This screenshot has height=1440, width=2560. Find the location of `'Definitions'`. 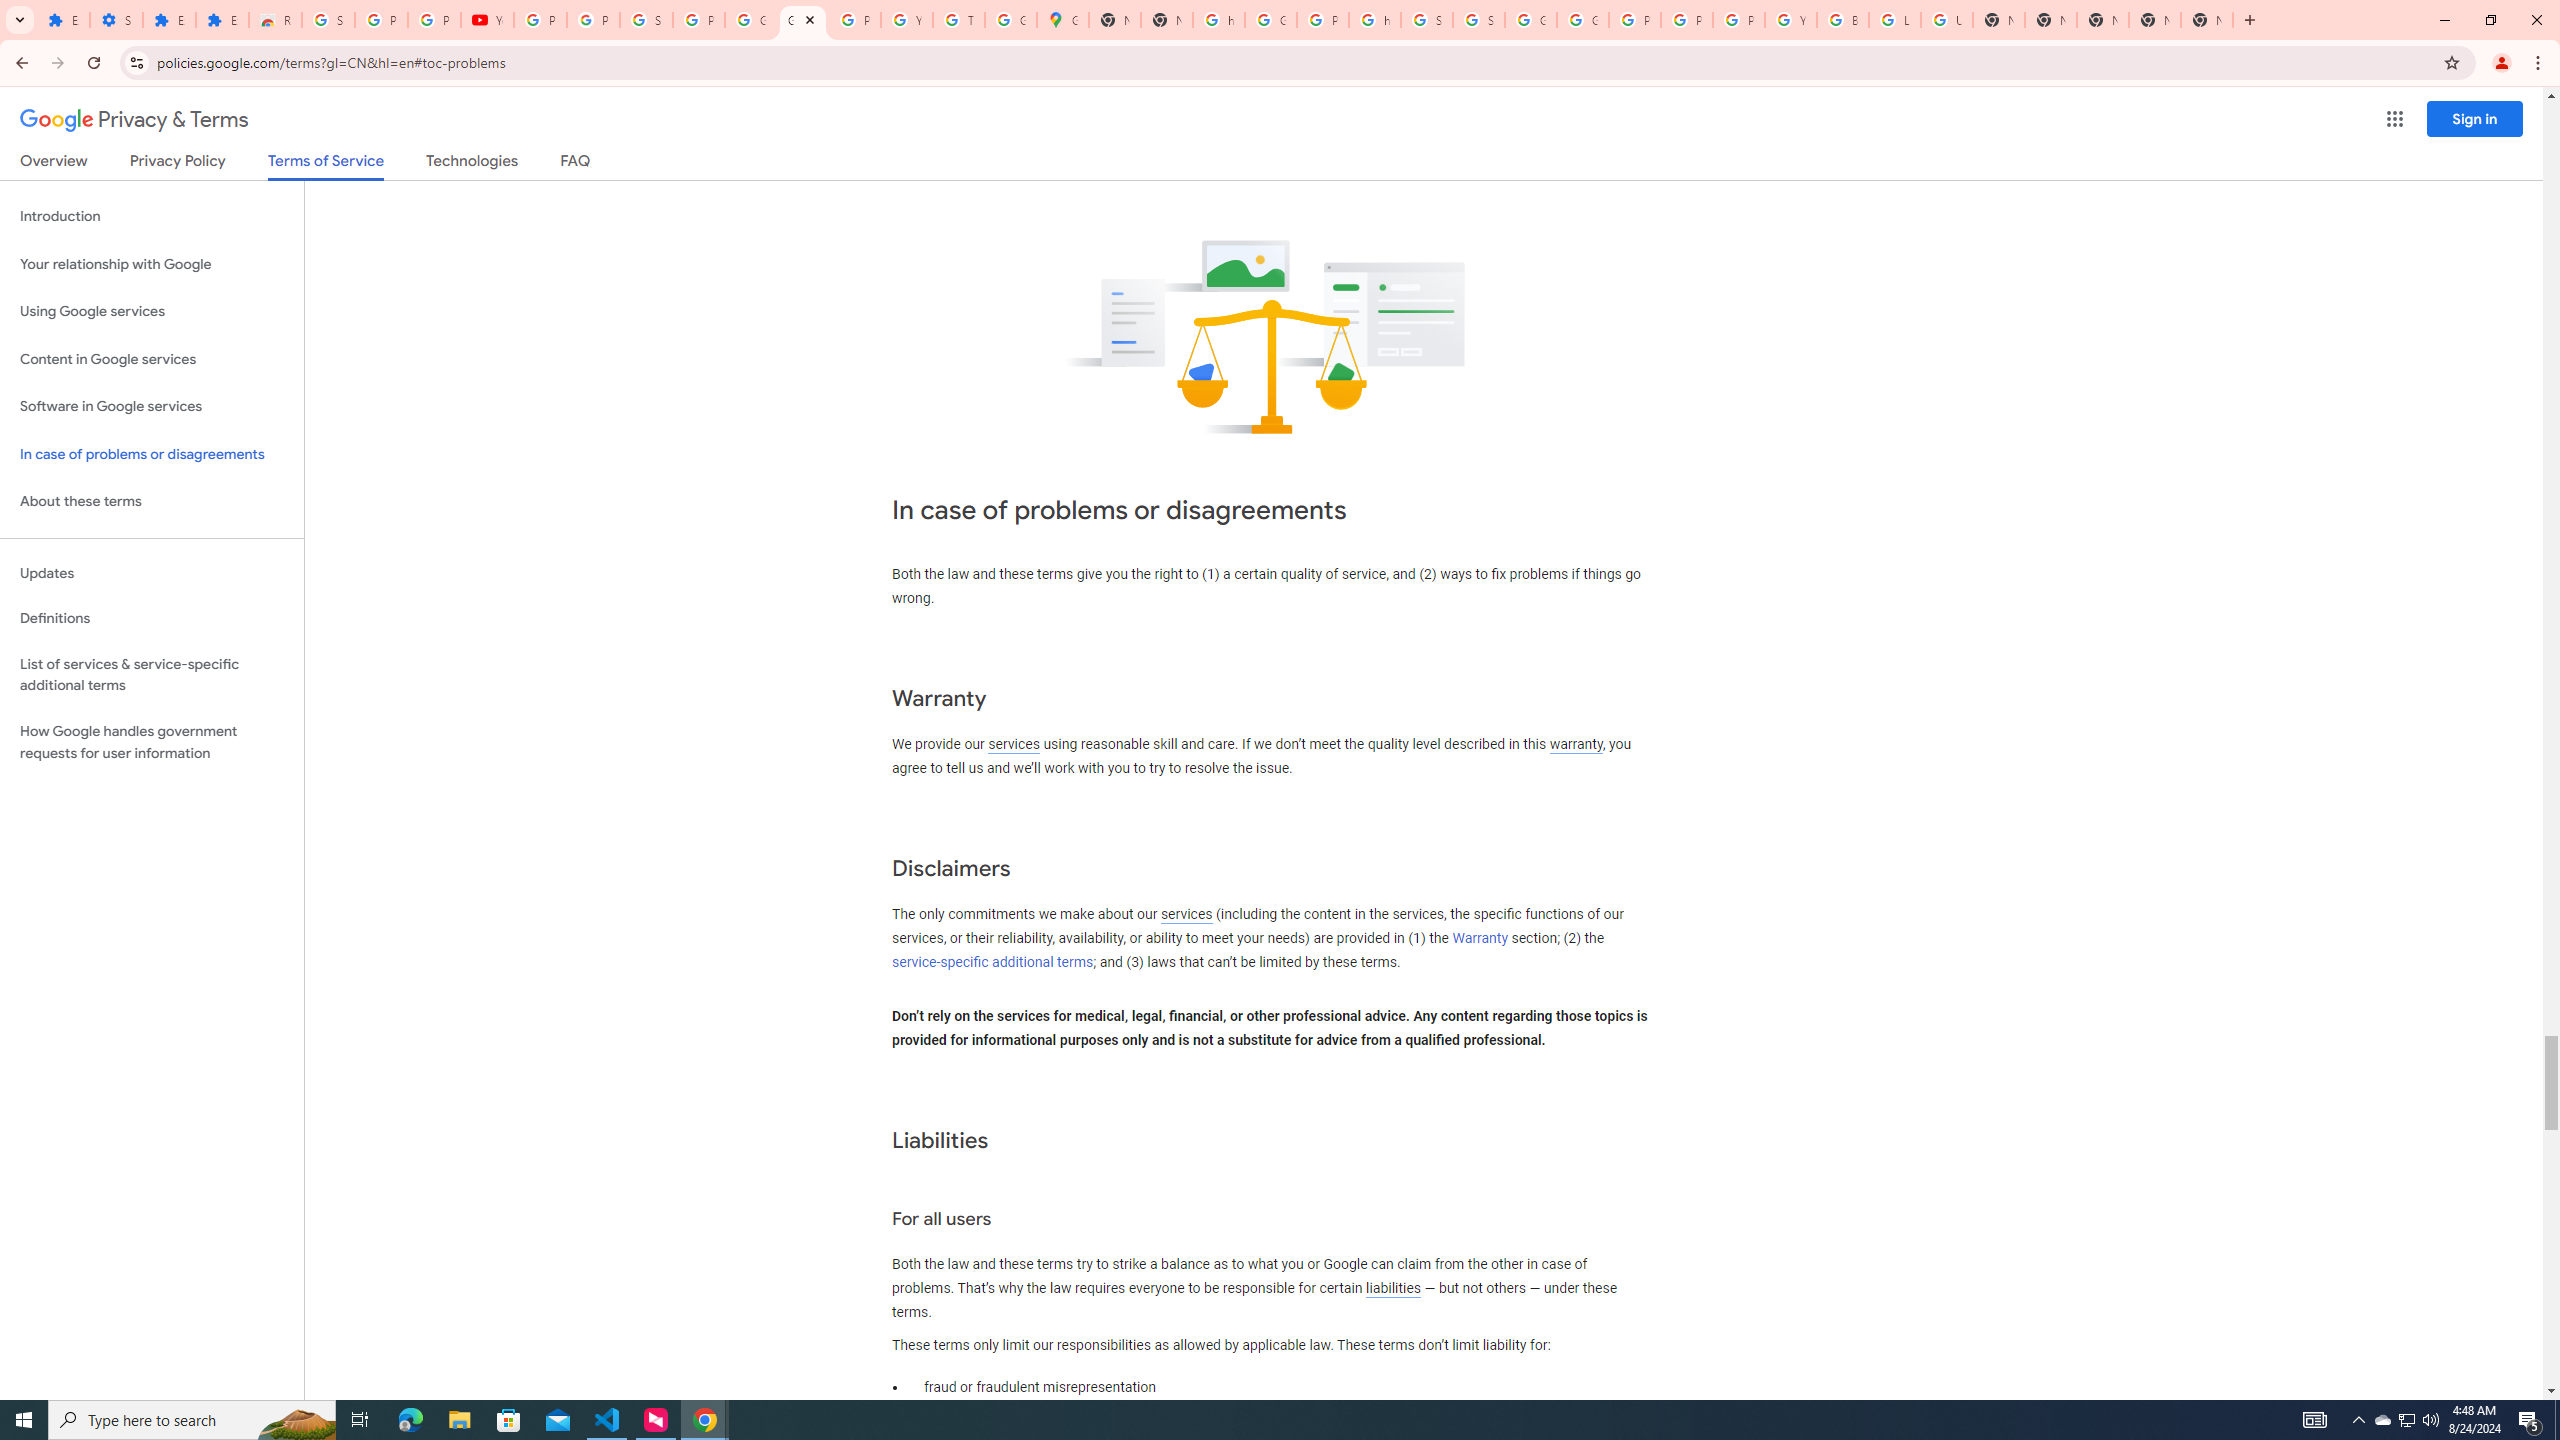

'Definitions' is located at coordinates (151, 618).